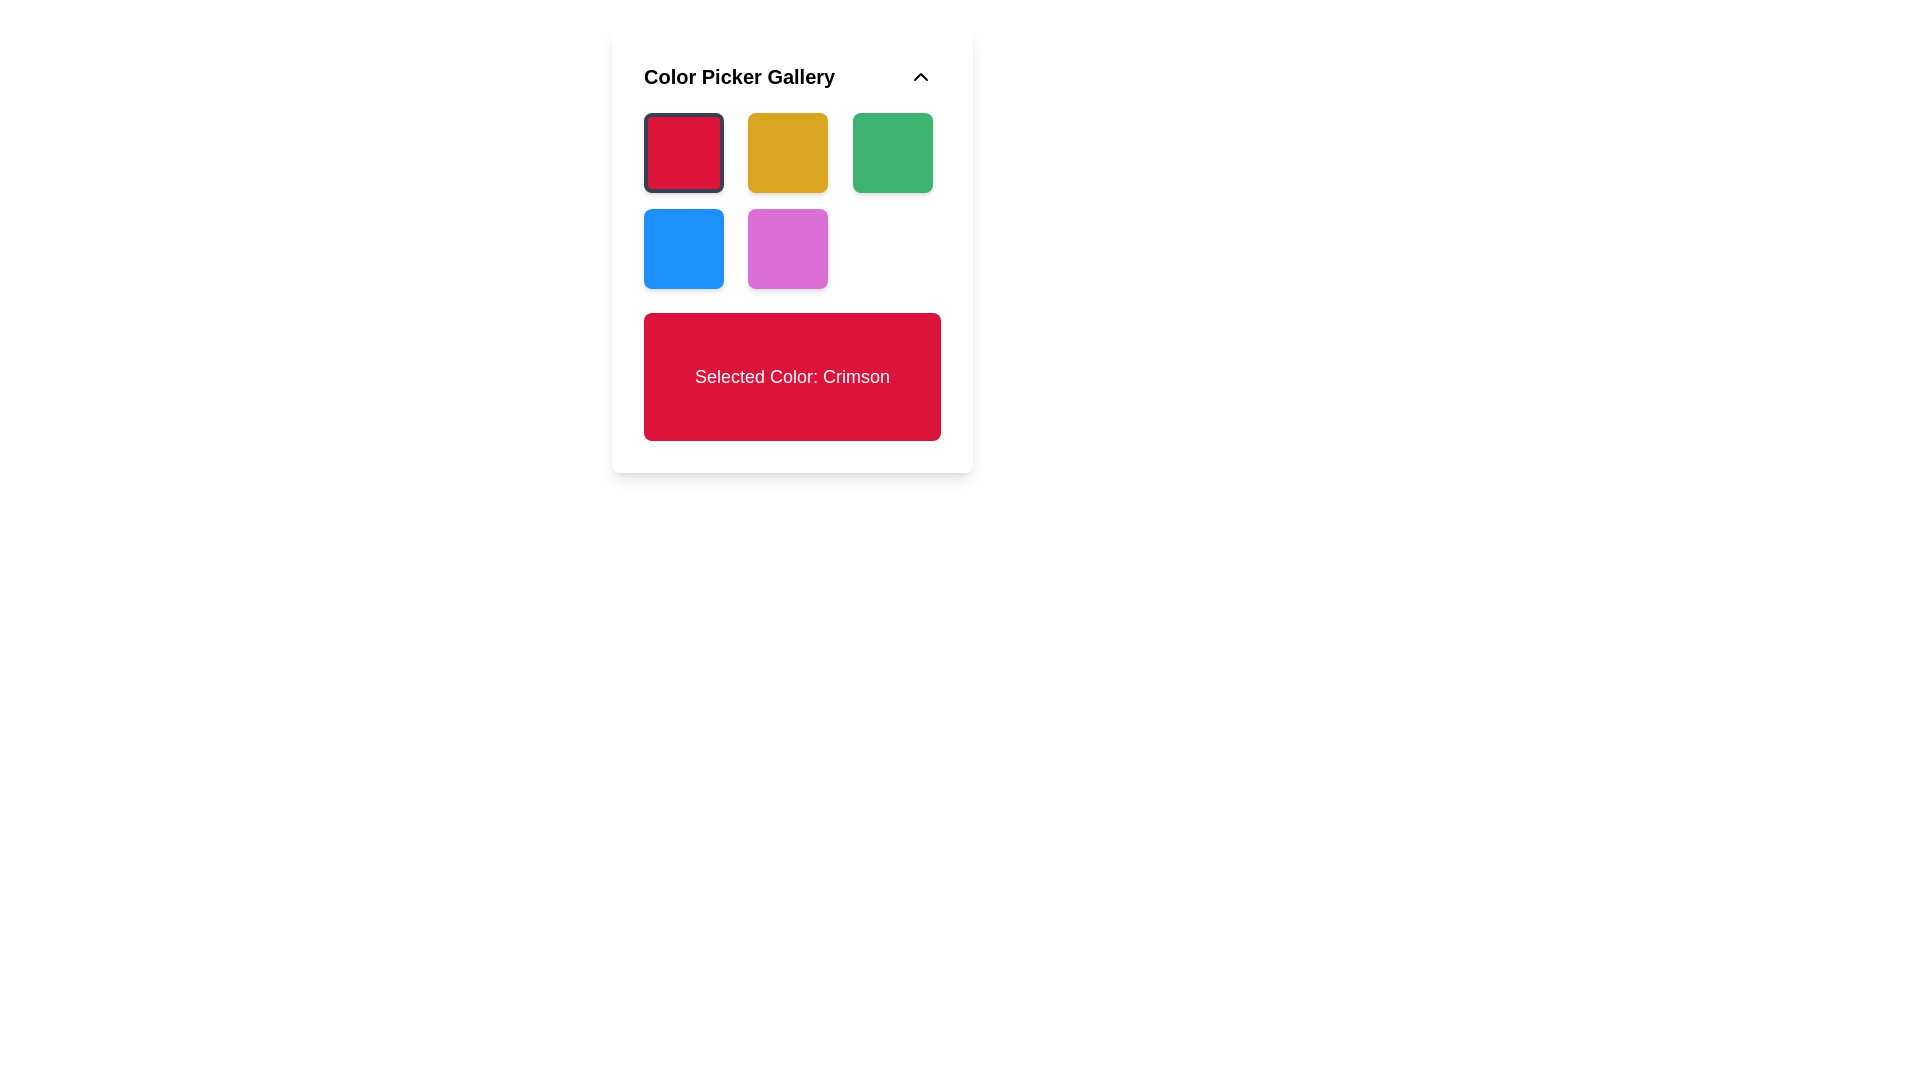  What do you see at coordinates (684, 248) in the screenshot?
I see `the color selection button for DodgerBlue to observe the hover animation, which is located in the second row, first column of the grid layout` at bounding box center [684, 248].